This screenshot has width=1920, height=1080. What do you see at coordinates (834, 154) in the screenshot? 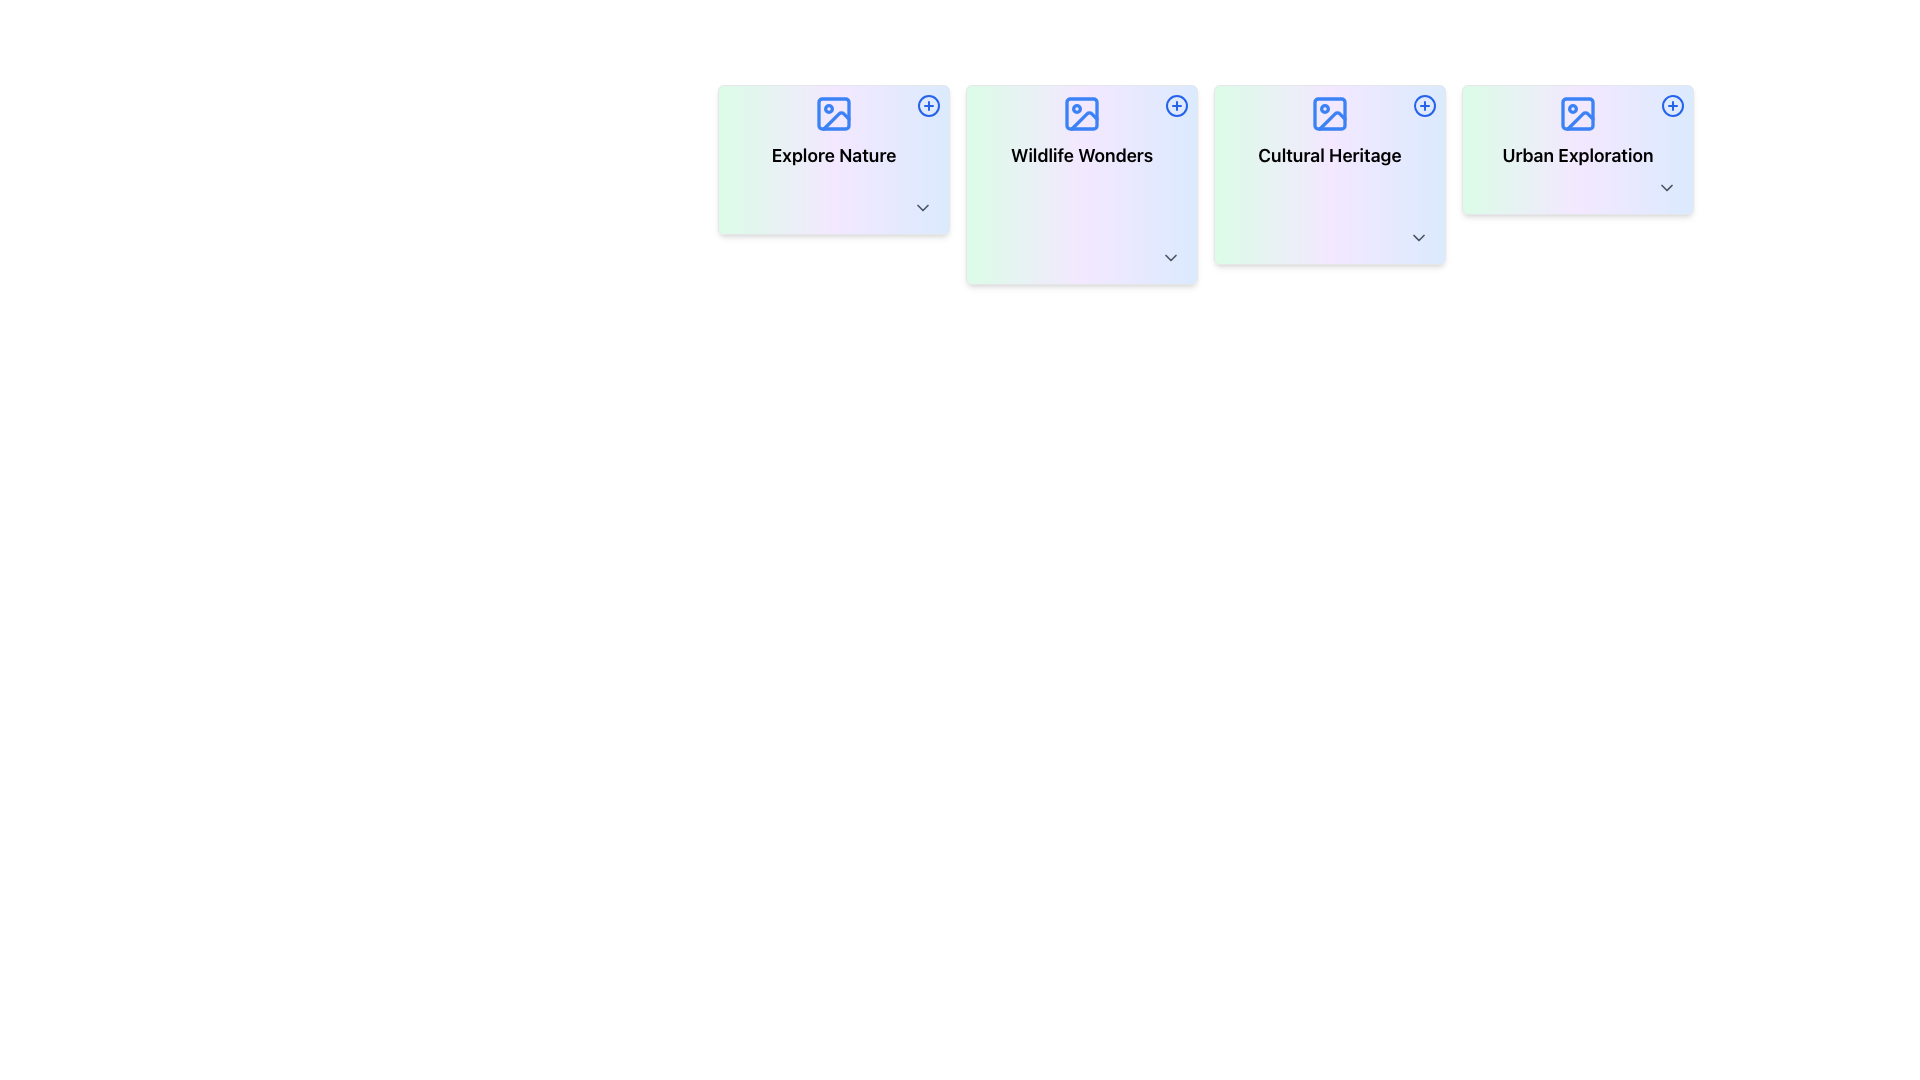
I see `the Text Label located at the bottom-middle of the first card, which indicates the title or category name of the card, positioned below an image-like icon` at bounding box center [834, 154].